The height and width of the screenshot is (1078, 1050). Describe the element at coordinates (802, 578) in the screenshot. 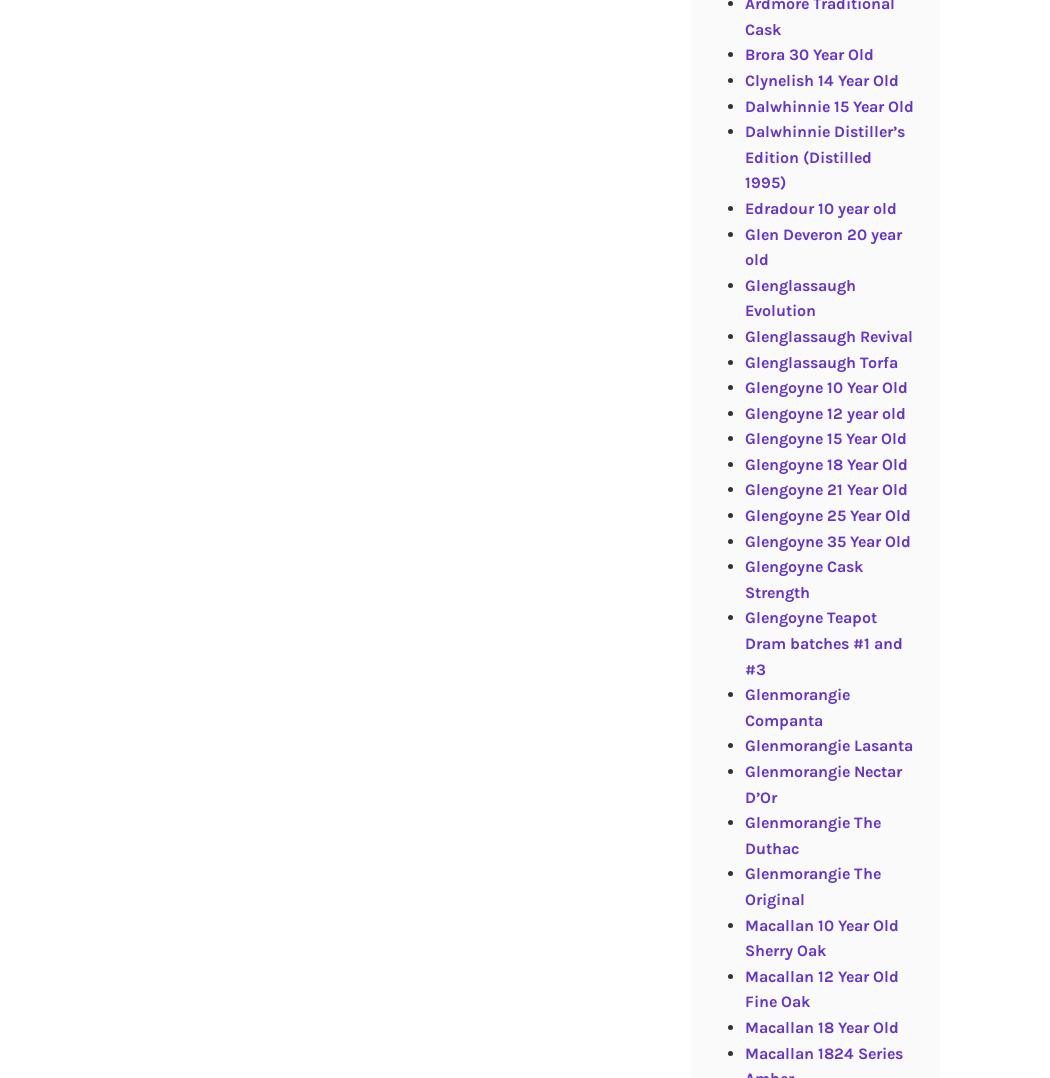

I see `'Glengoyne Cask Strength'` at that location.